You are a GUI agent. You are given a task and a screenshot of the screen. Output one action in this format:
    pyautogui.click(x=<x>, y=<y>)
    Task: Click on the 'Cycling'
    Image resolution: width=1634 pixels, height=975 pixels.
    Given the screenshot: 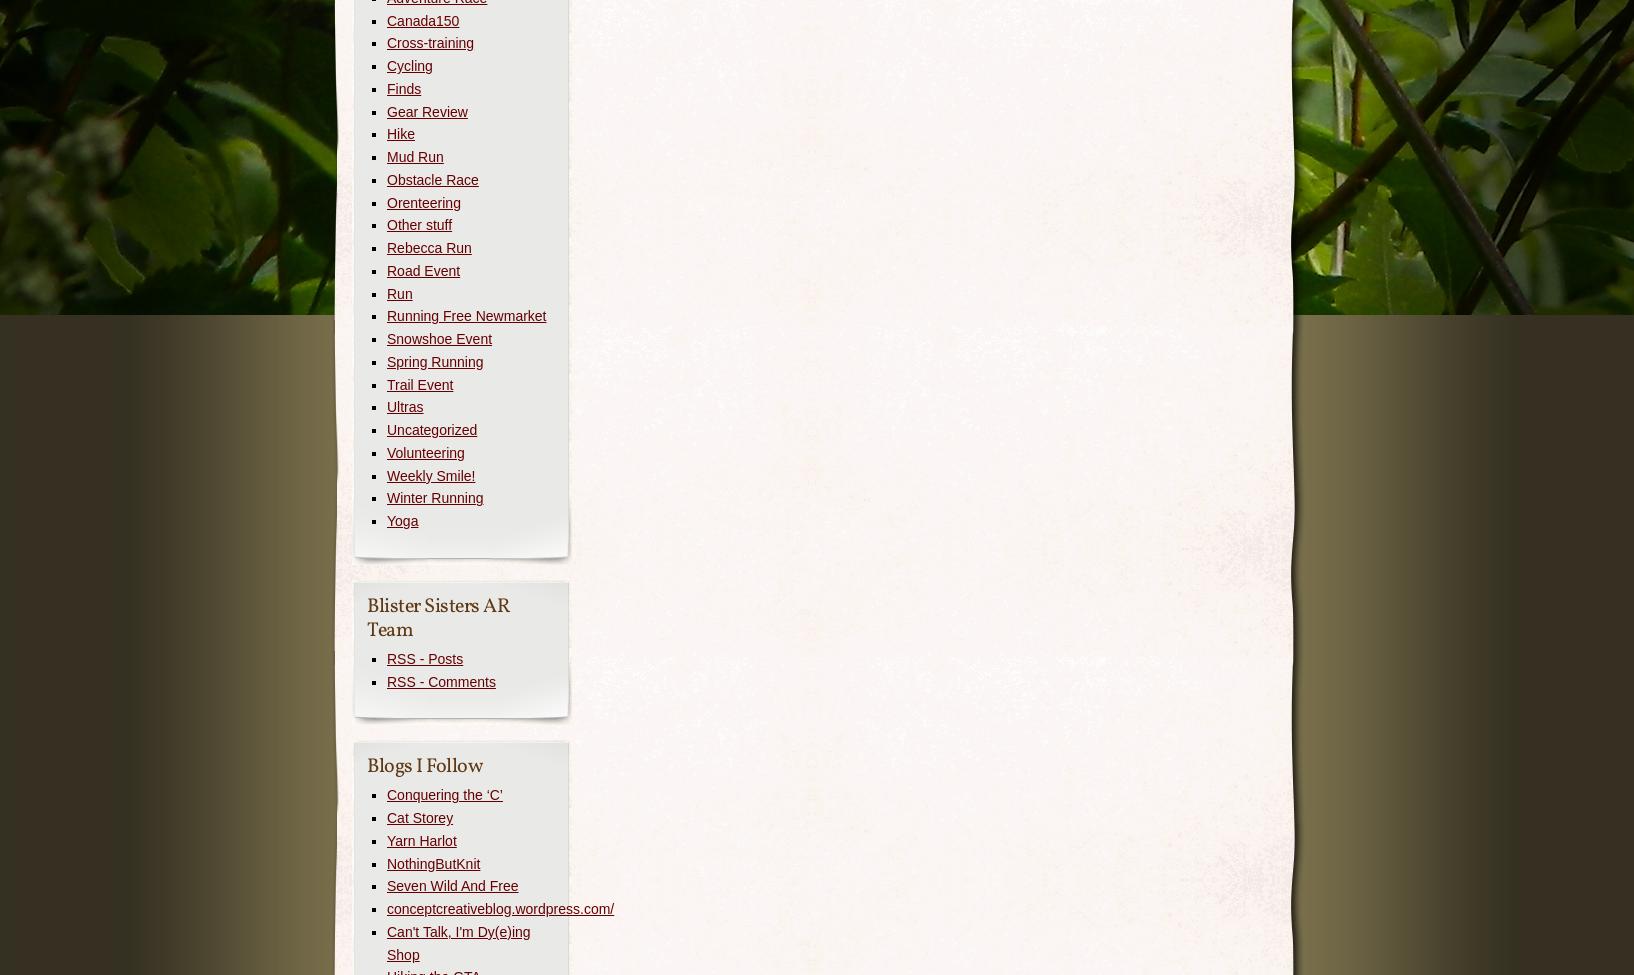 What is the action you would take?
    pyautogui.click(x=408, y=66)
    